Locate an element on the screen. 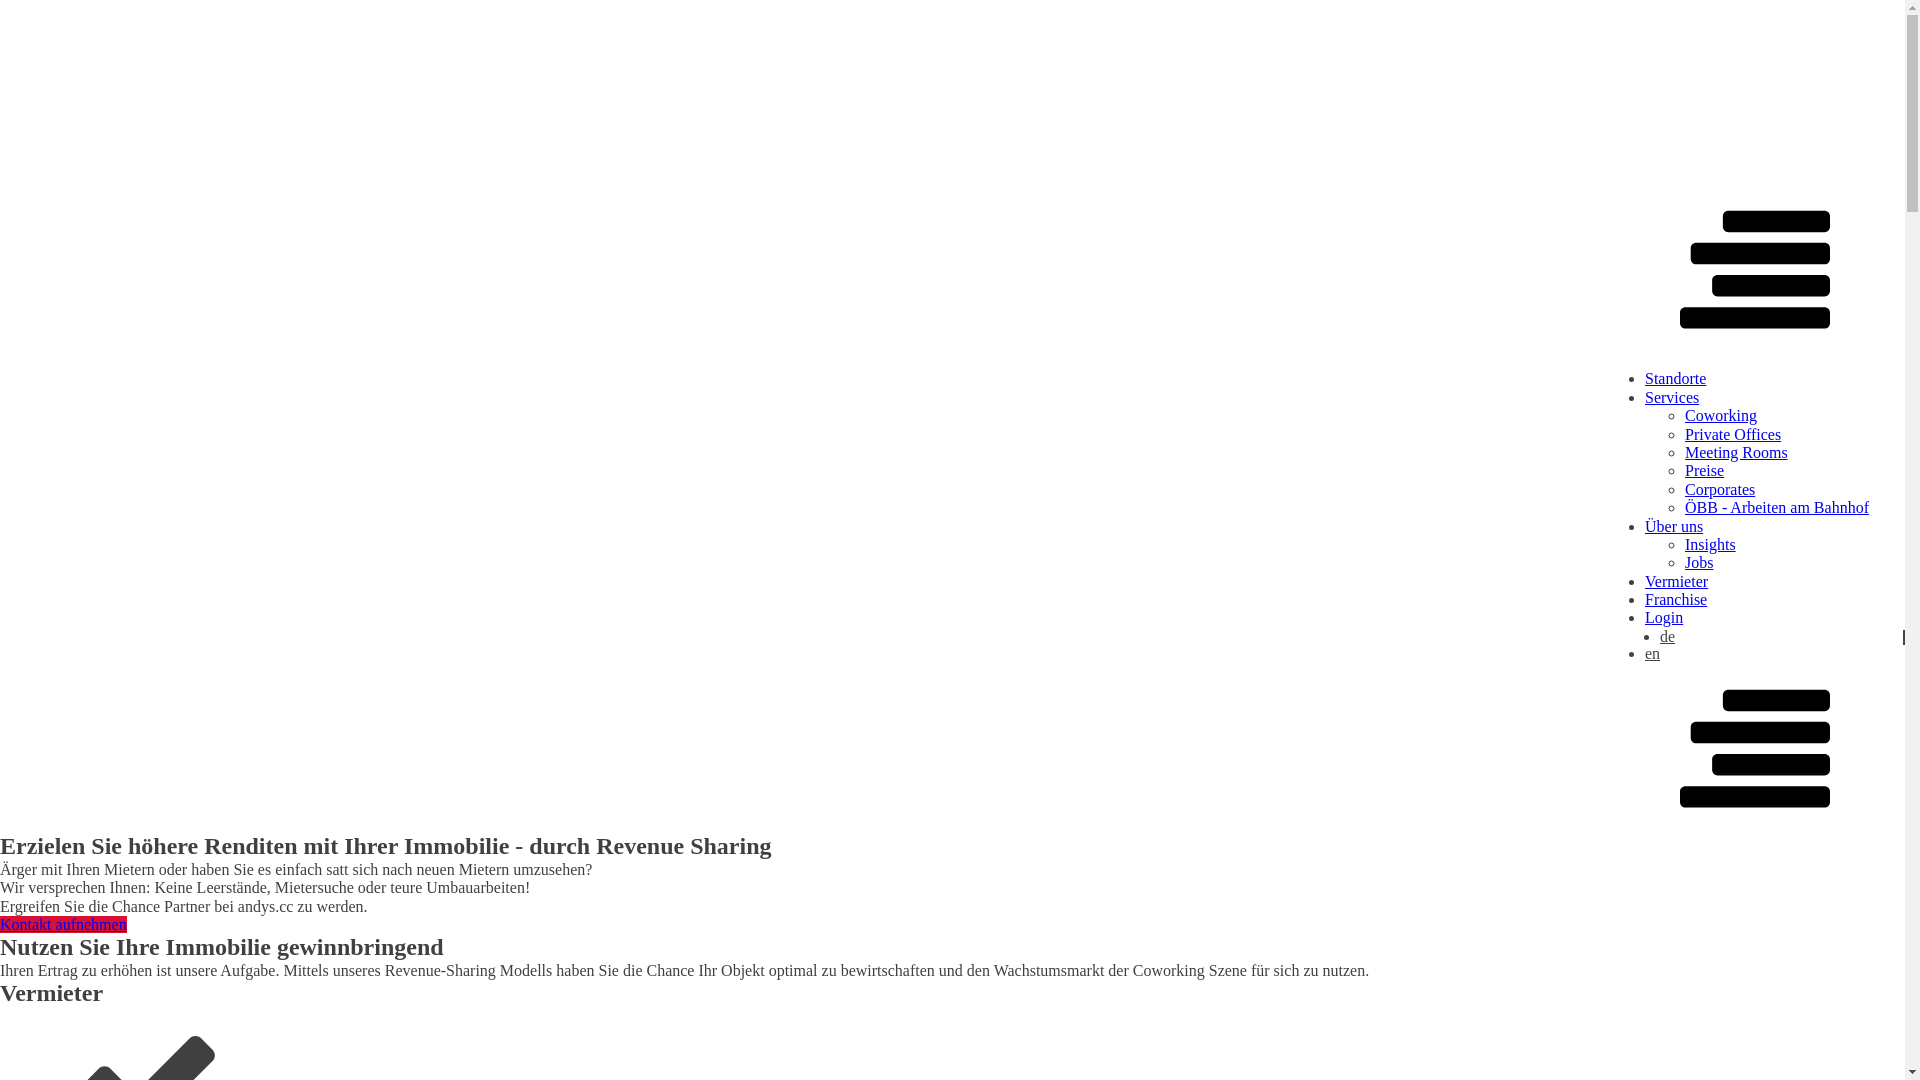 The width and height of the screenshot is (1920, 1080). 'Meeting Rooms' is located at coordinates (1735, 452).